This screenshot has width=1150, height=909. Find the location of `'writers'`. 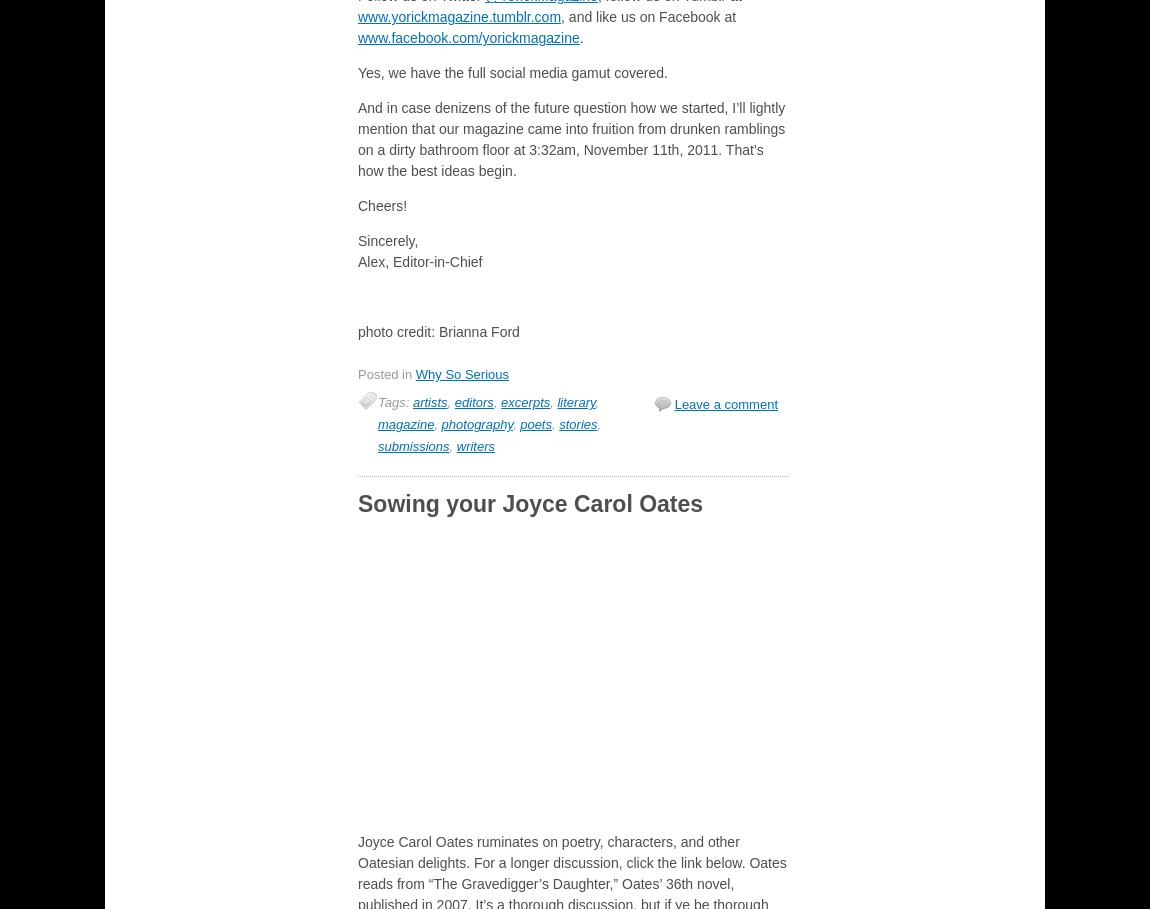

'writers' is located at coordinates (455, 445).